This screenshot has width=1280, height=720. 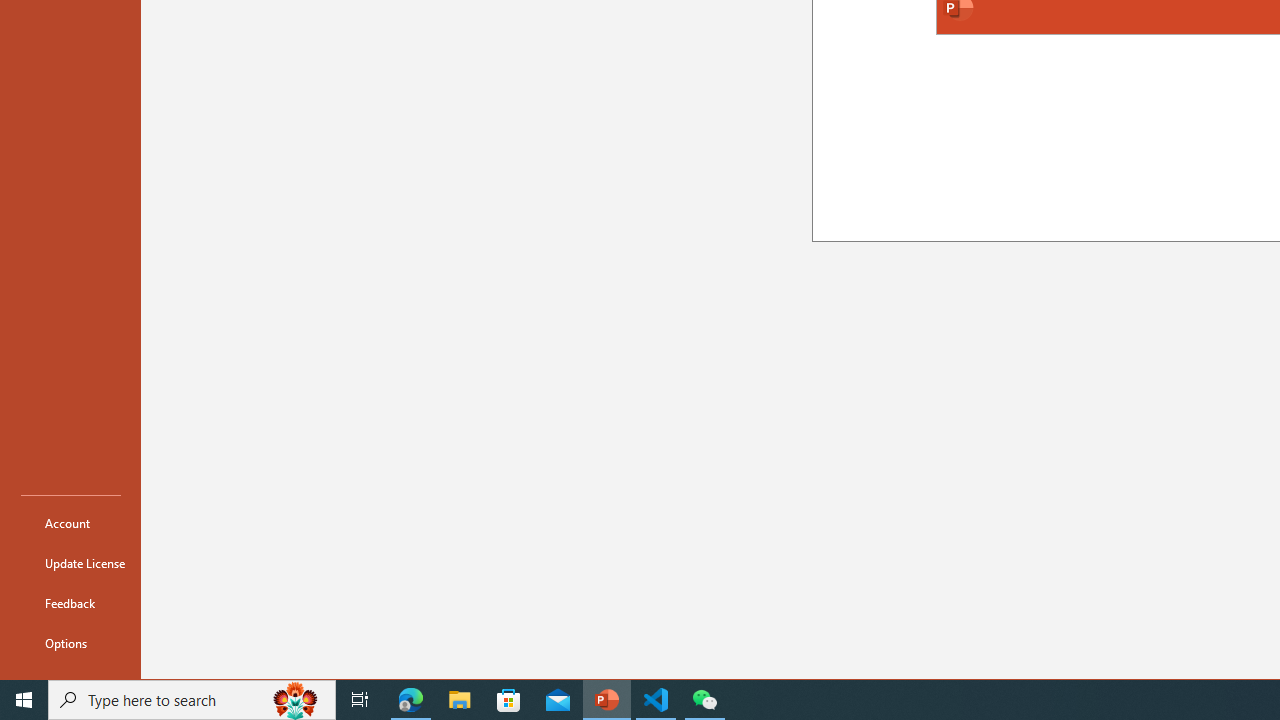 What do you see at coordinates (71, 602) in the screenshot?
I see `'Feedback'` at bounding box center [71, 602].